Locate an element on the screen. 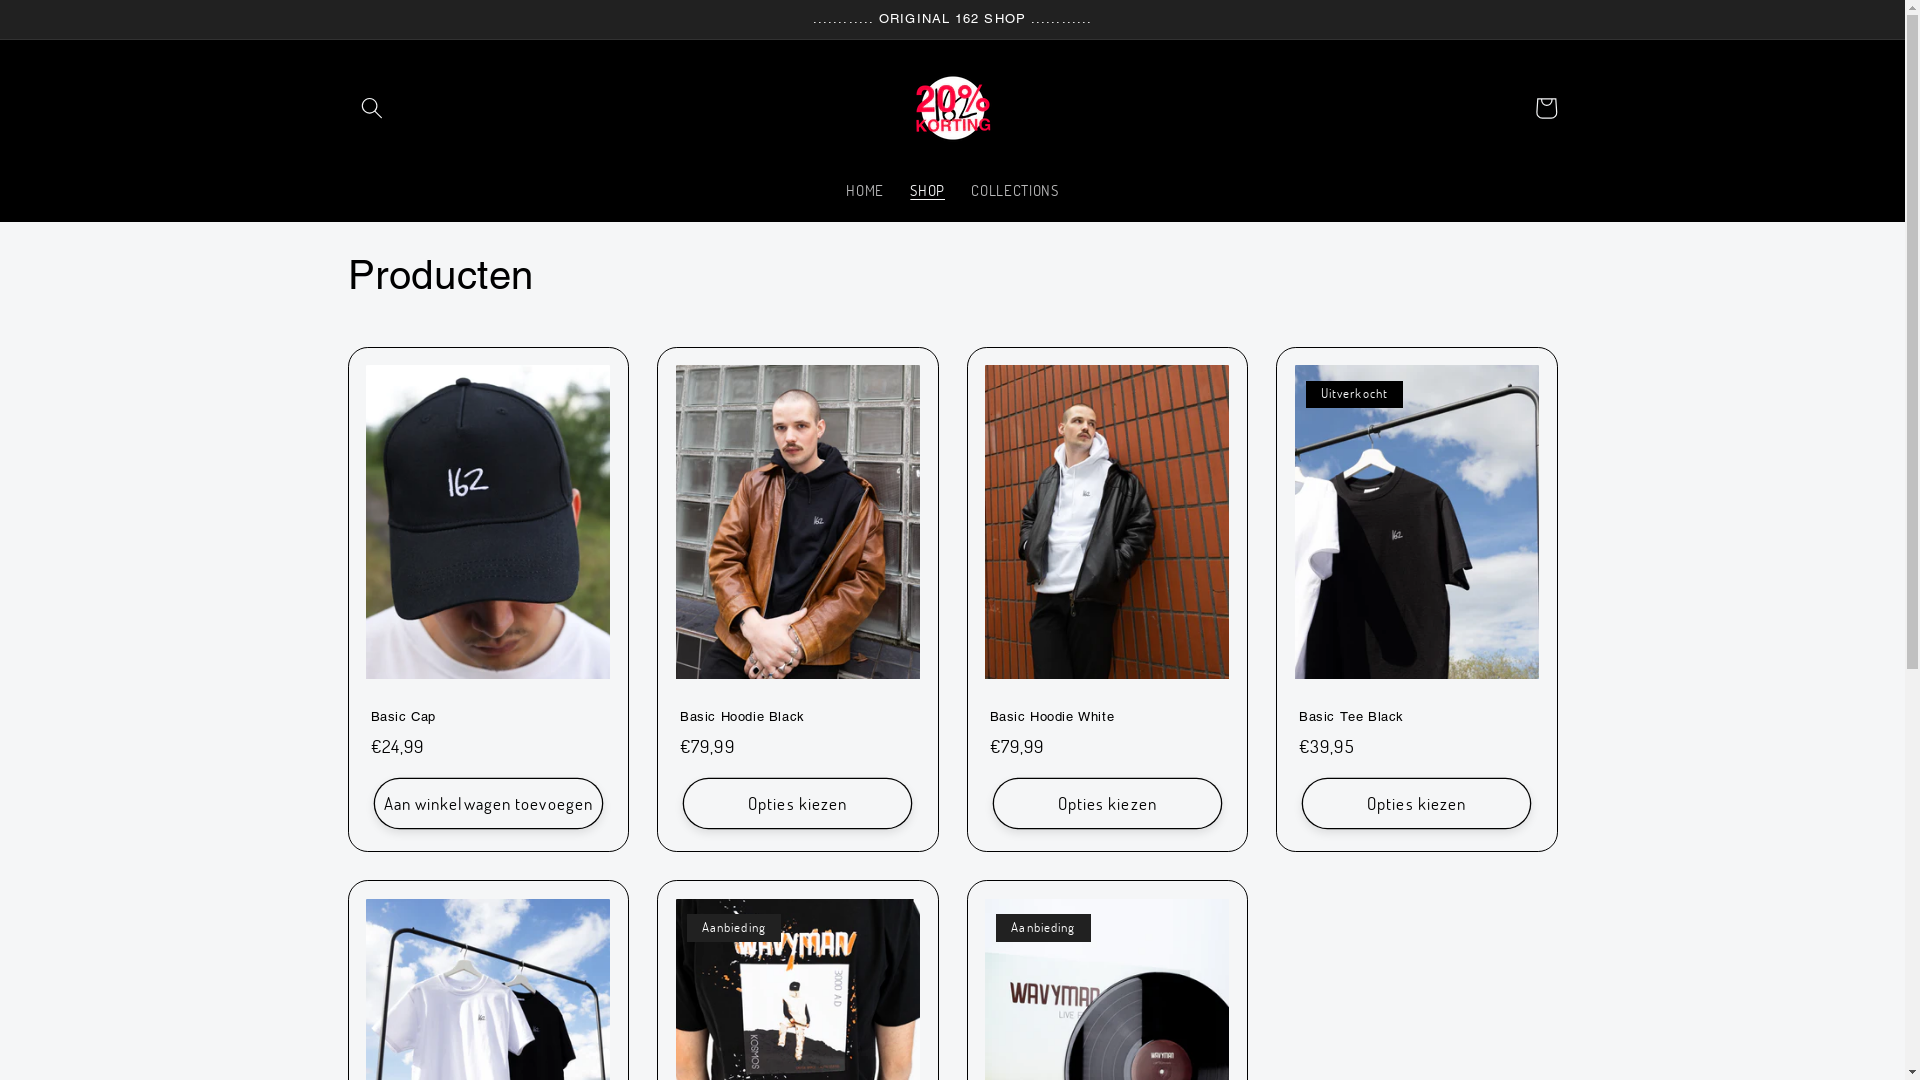  'Basic Hoodie Black' is located at coordinates (796, 716).